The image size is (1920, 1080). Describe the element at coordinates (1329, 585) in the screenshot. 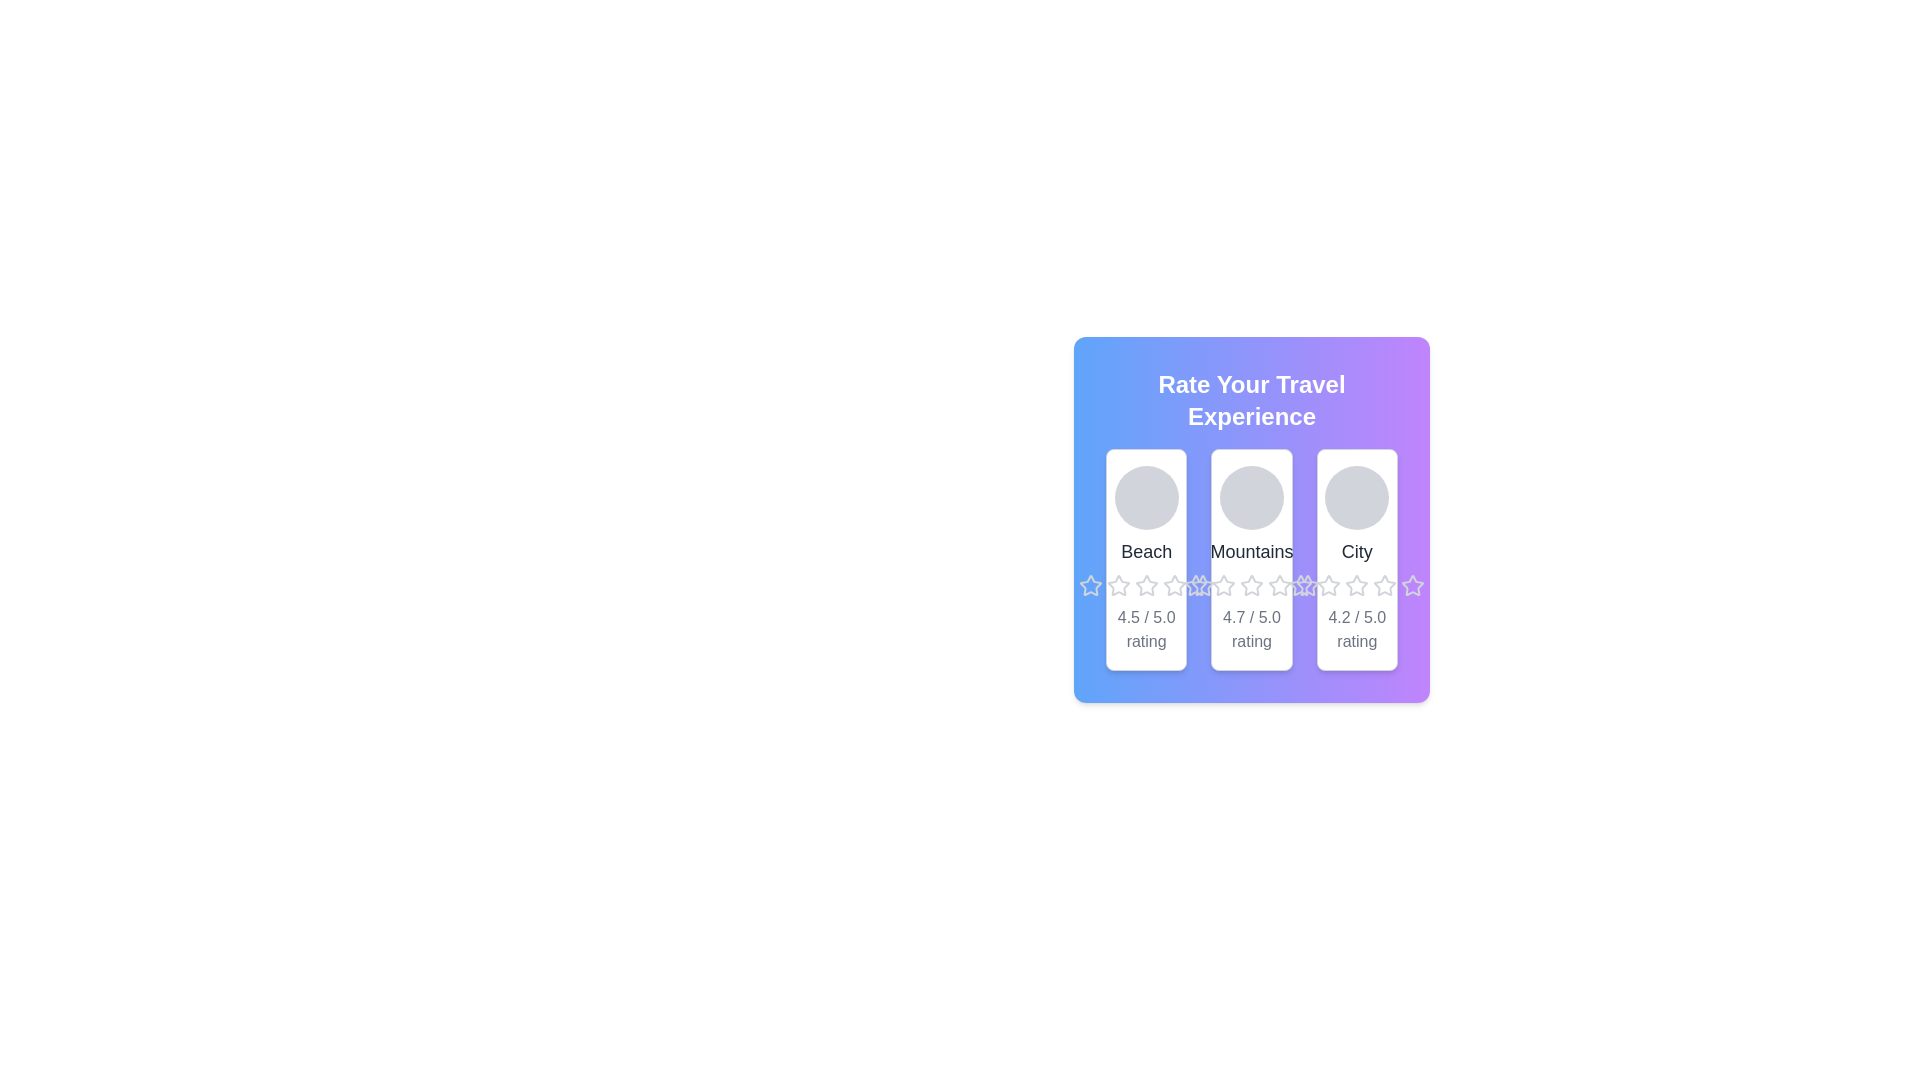

I see `the second star icon in the Star rating component under the 'City' card` at that location.